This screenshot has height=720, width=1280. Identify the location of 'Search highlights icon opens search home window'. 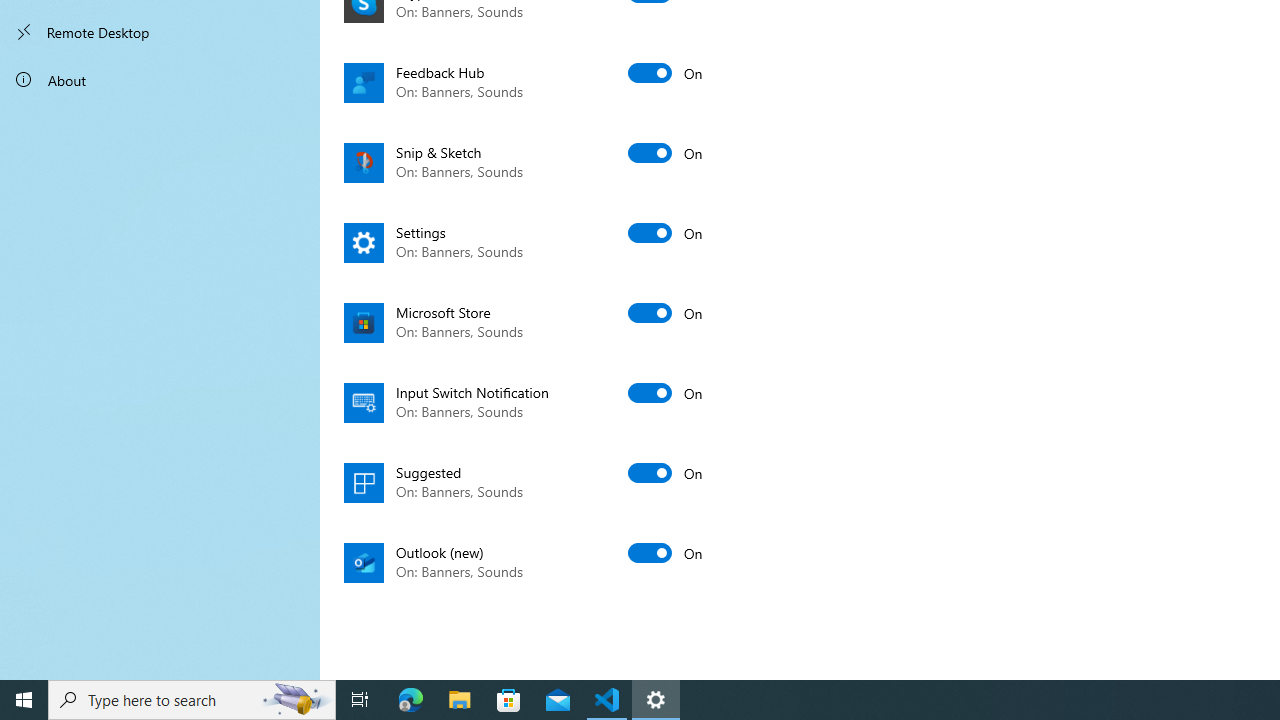
(294, 698).